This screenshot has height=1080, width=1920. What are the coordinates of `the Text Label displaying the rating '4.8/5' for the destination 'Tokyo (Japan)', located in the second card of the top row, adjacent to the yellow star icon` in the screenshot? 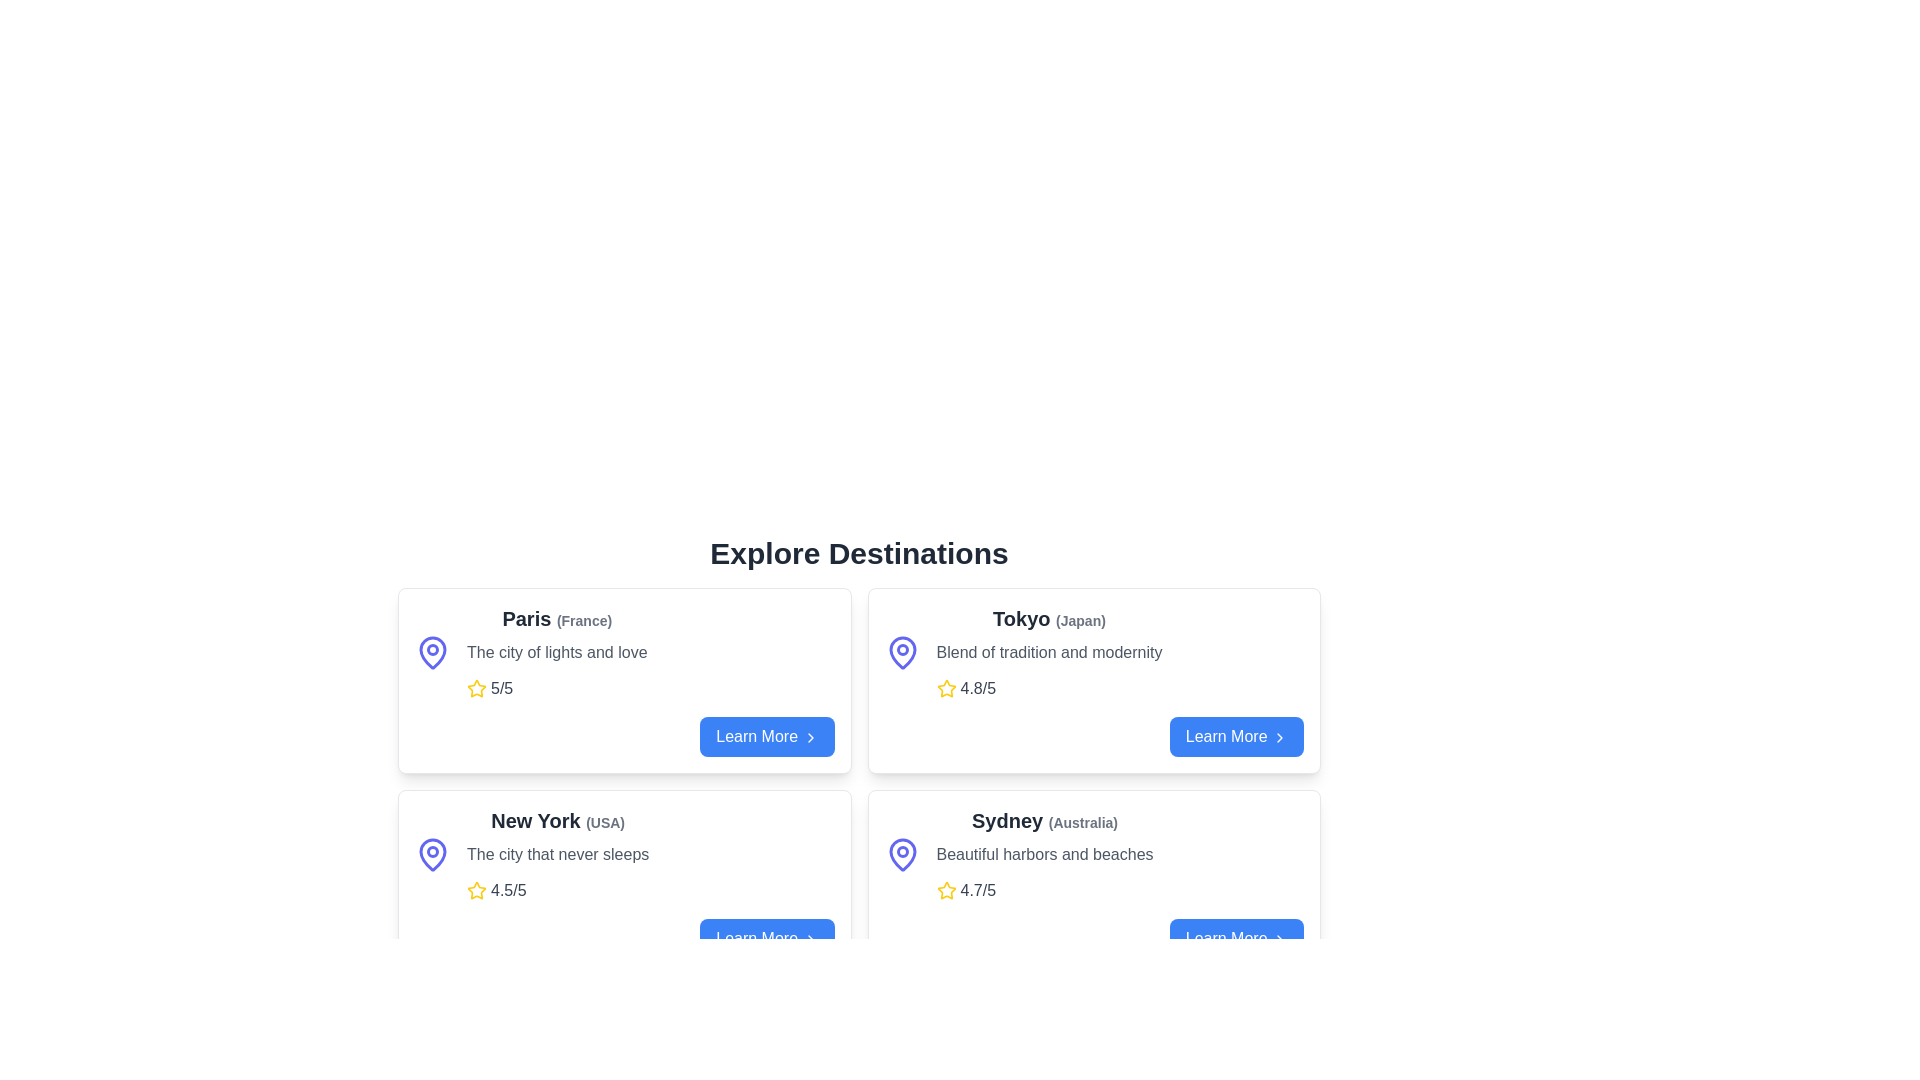 It's located at (978, 688).